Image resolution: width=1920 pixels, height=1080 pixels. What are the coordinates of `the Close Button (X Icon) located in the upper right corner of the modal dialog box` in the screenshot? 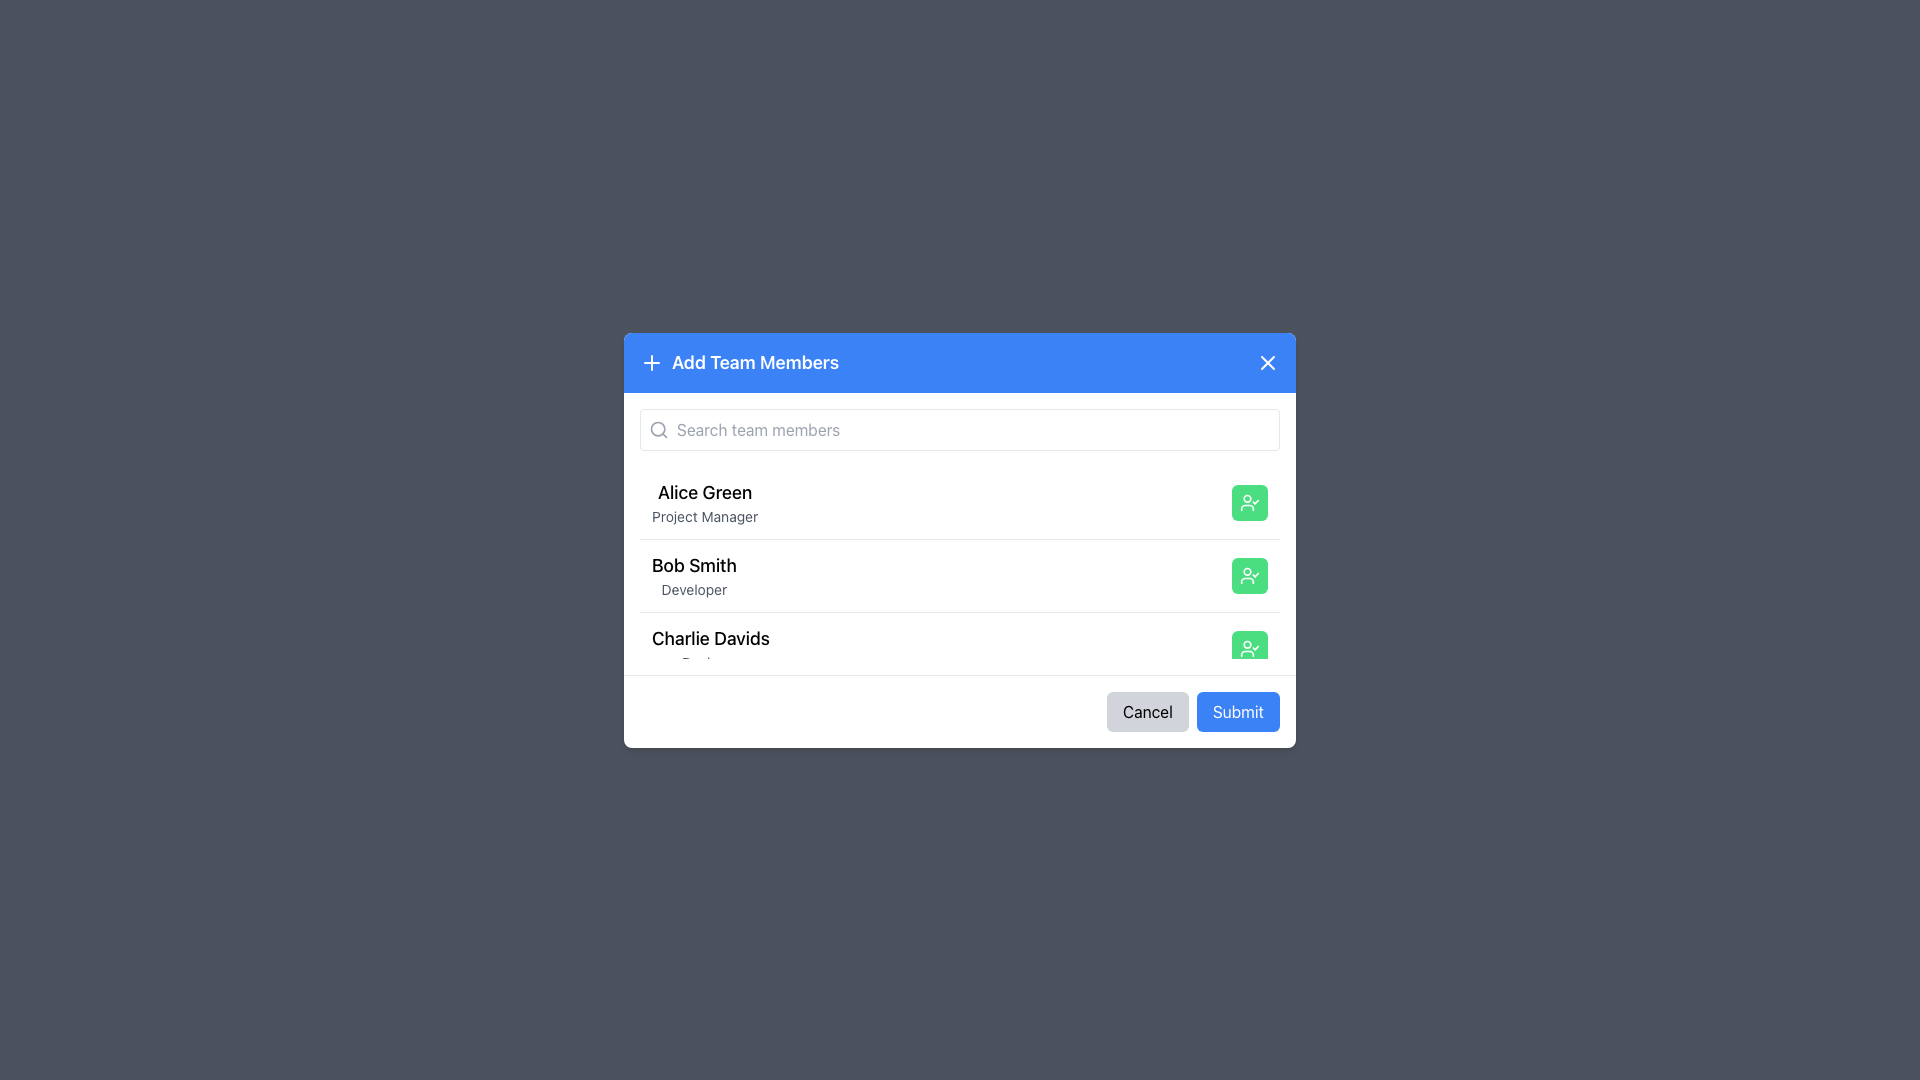 It's located at (1266, 362).